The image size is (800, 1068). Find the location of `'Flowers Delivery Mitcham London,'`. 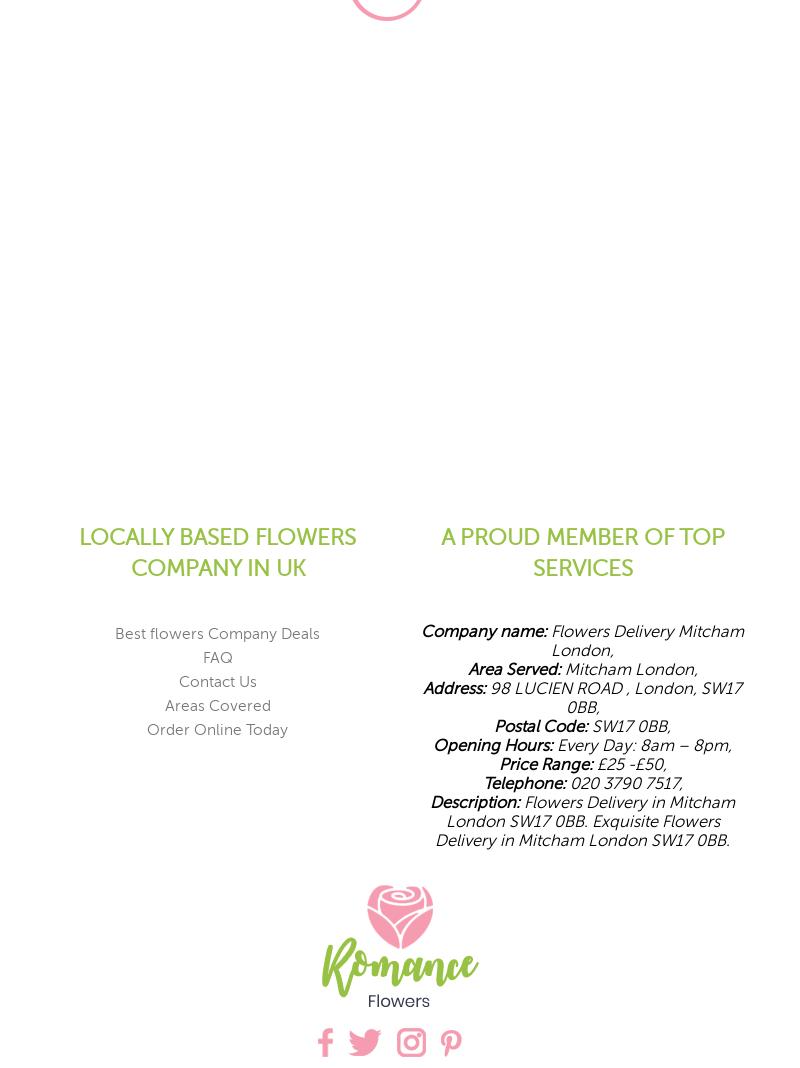

'Flowers Delivery Mitcham London,' is located at coordinates (644, 639).